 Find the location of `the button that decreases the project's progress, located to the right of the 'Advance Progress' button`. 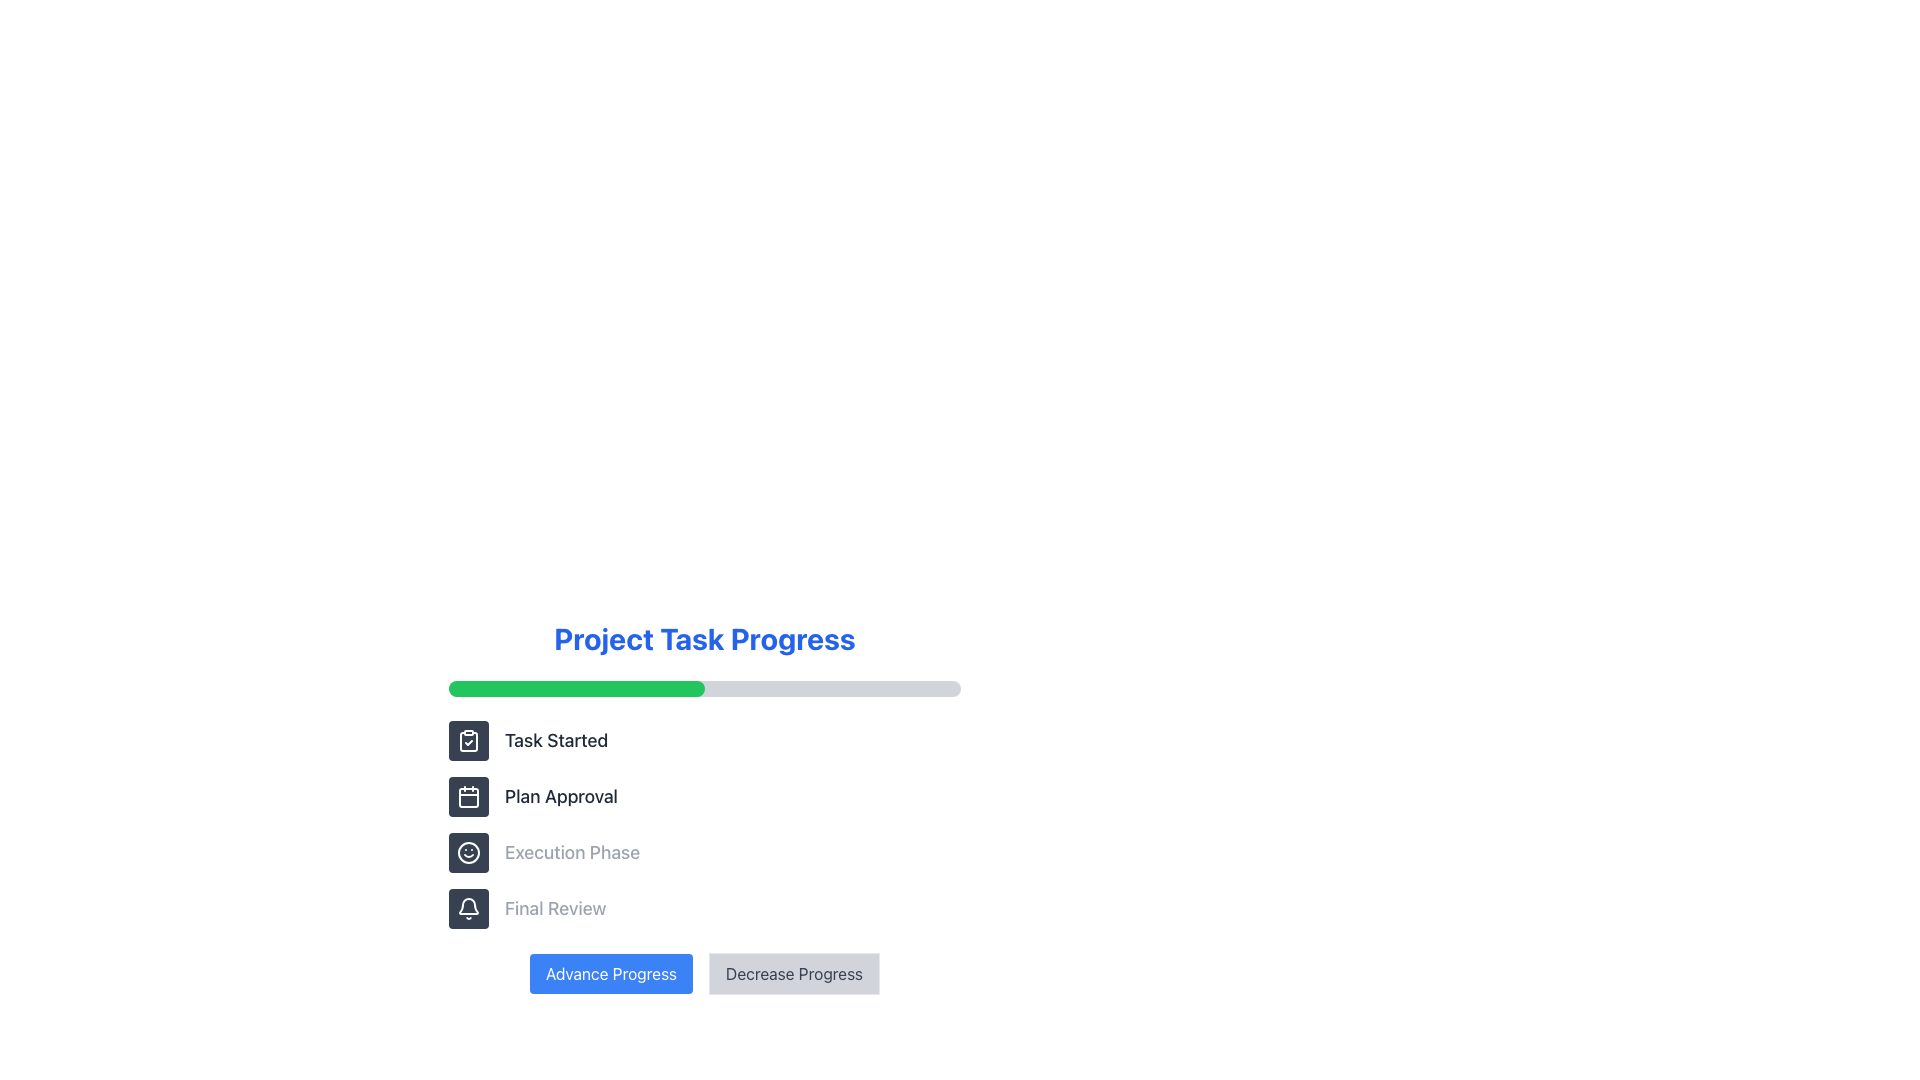

the button that decreases the project's progress, located to the right of the 'Advance Progress' button is located at coordinates (793, 973).